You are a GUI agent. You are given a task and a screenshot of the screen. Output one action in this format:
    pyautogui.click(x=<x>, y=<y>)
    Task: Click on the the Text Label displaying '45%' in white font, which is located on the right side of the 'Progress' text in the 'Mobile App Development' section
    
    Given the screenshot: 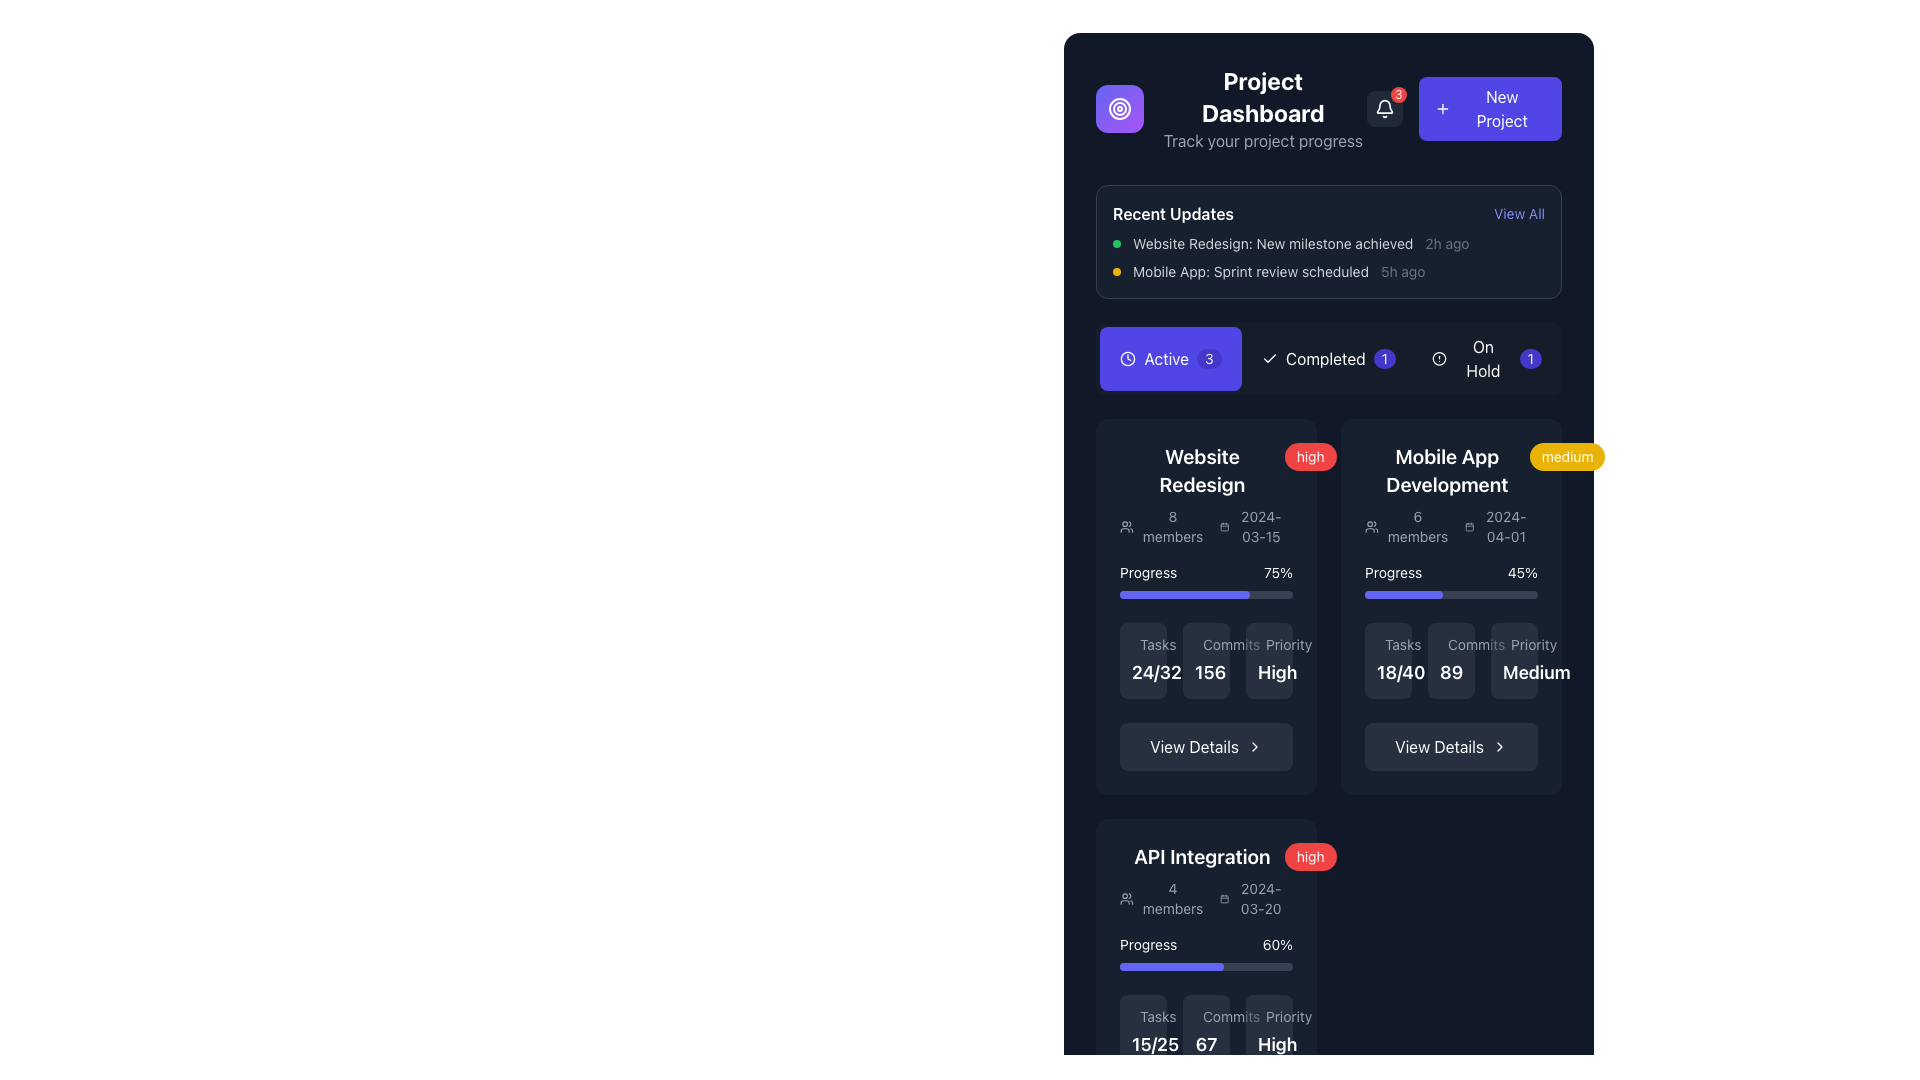 What is the action you would take?
    pyautogui.click(x=1521, y=573)
    